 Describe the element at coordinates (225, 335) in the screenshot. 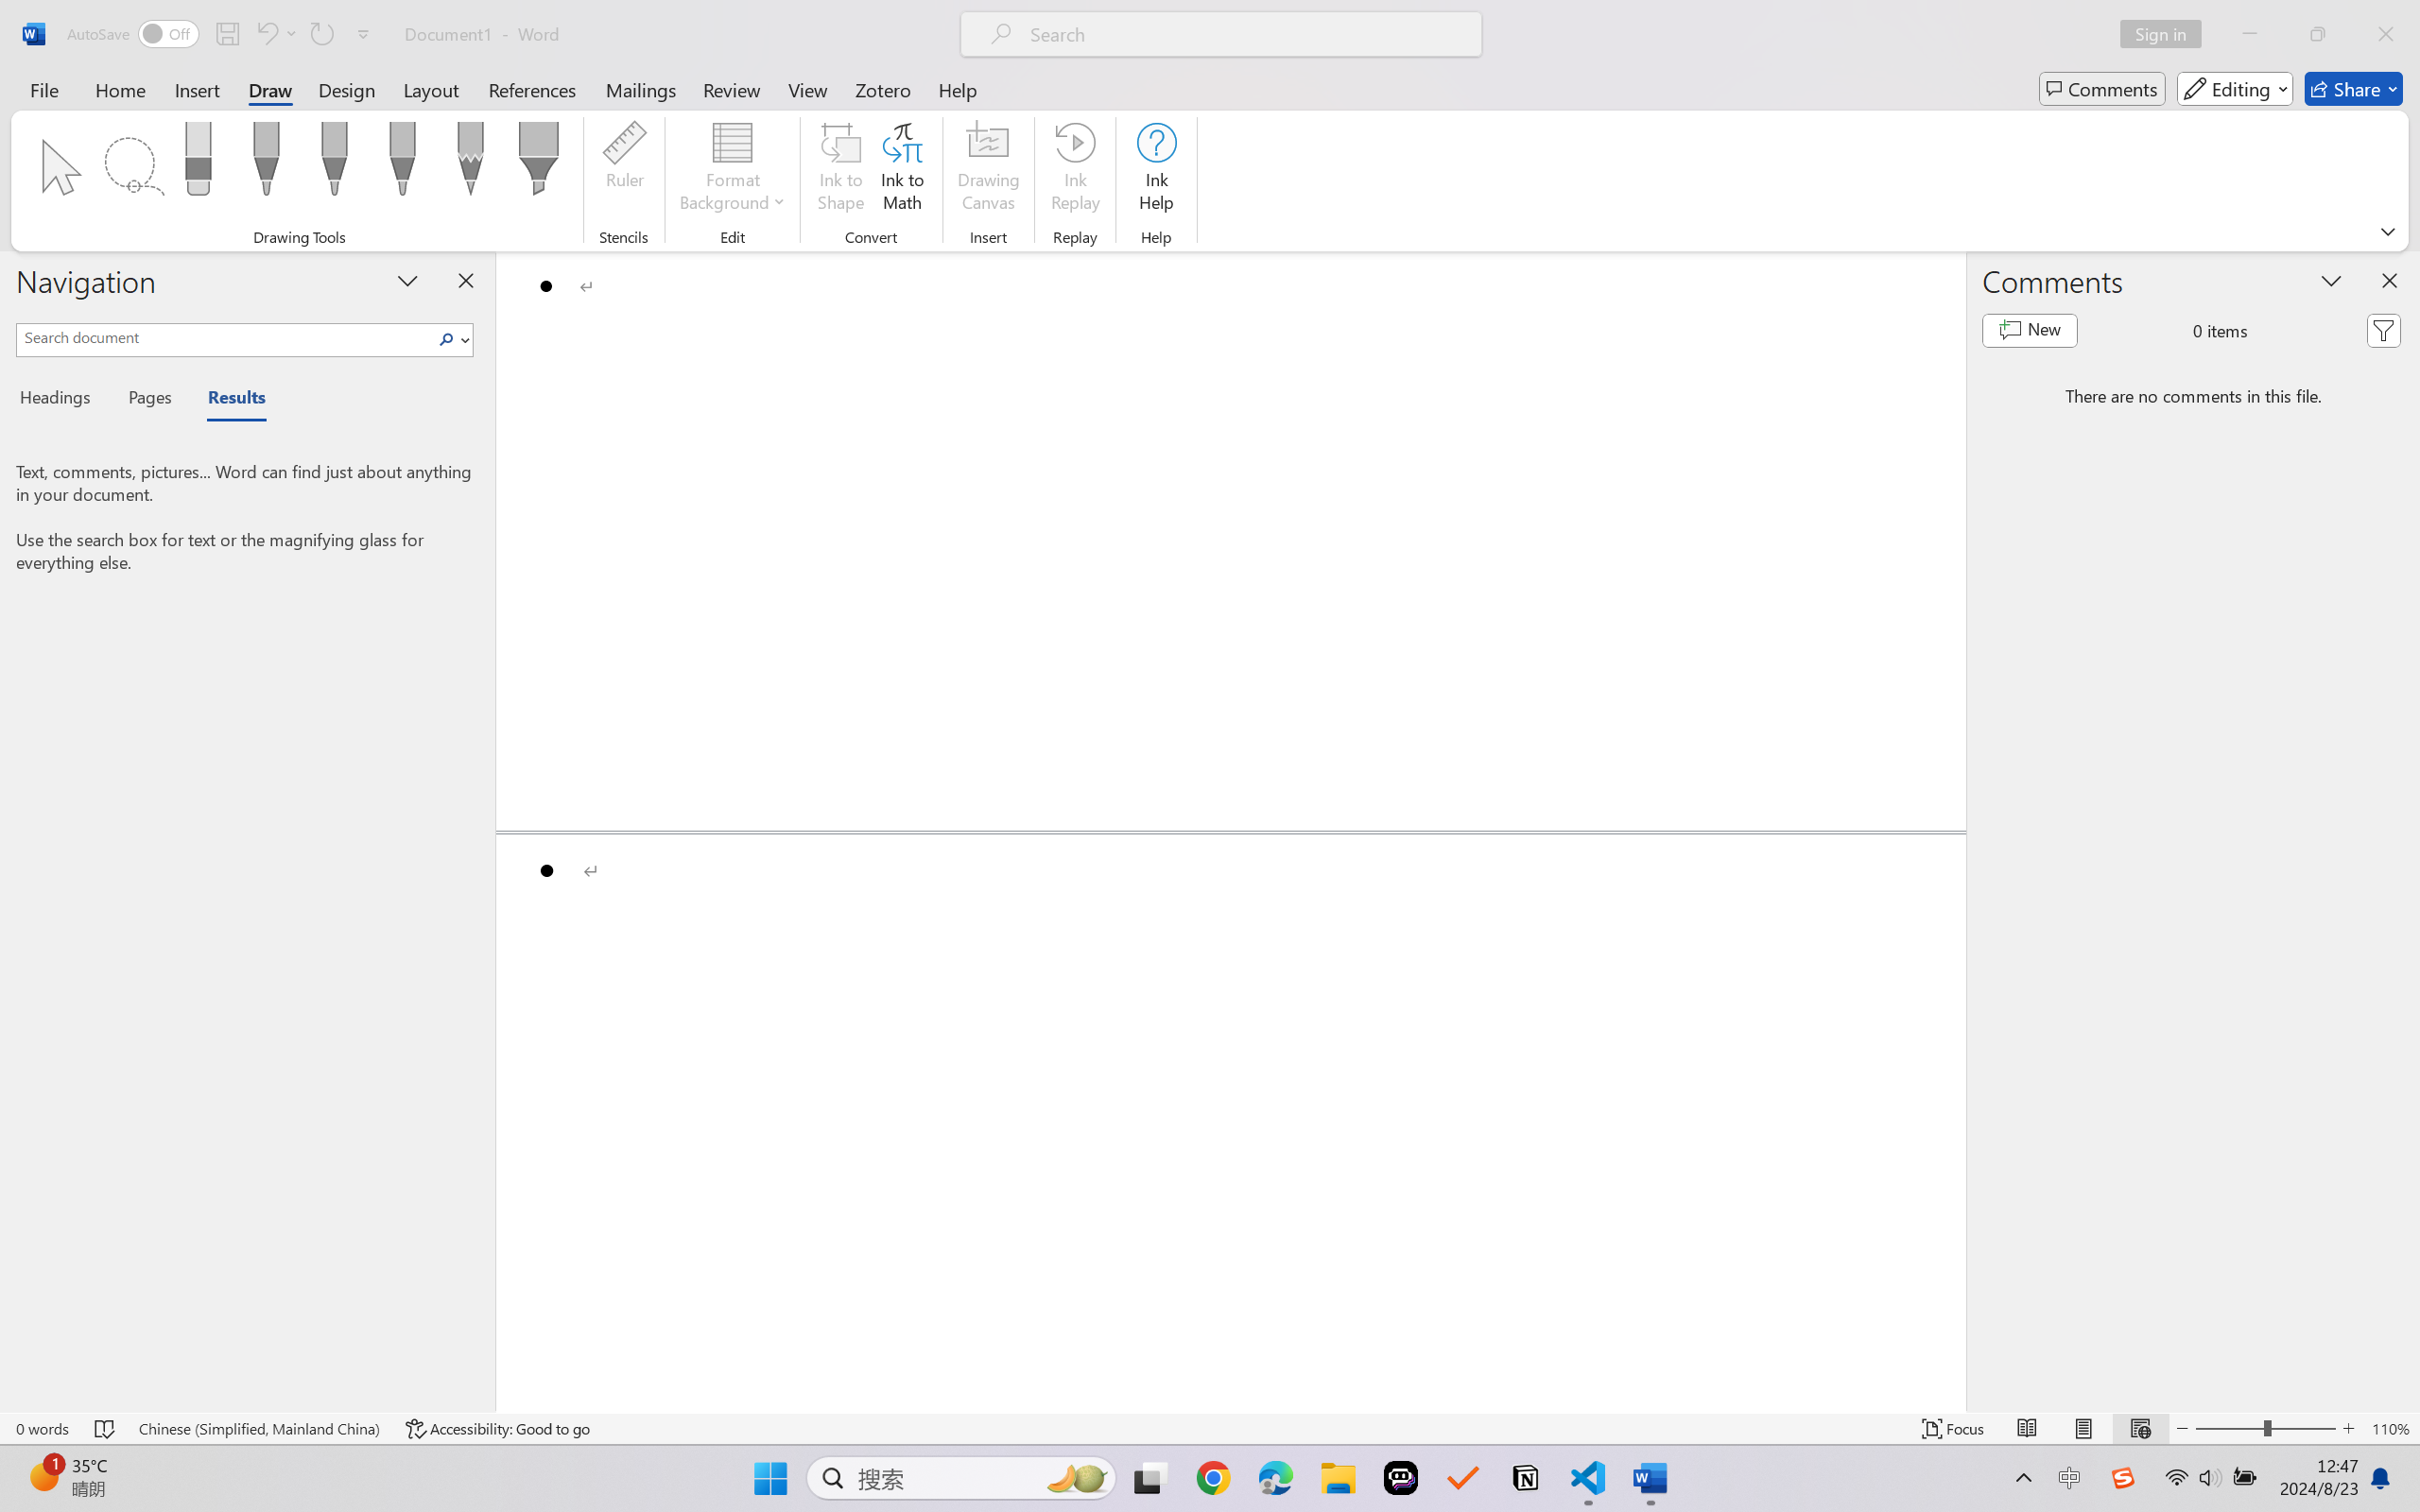

I see `'Search document'` at that location.